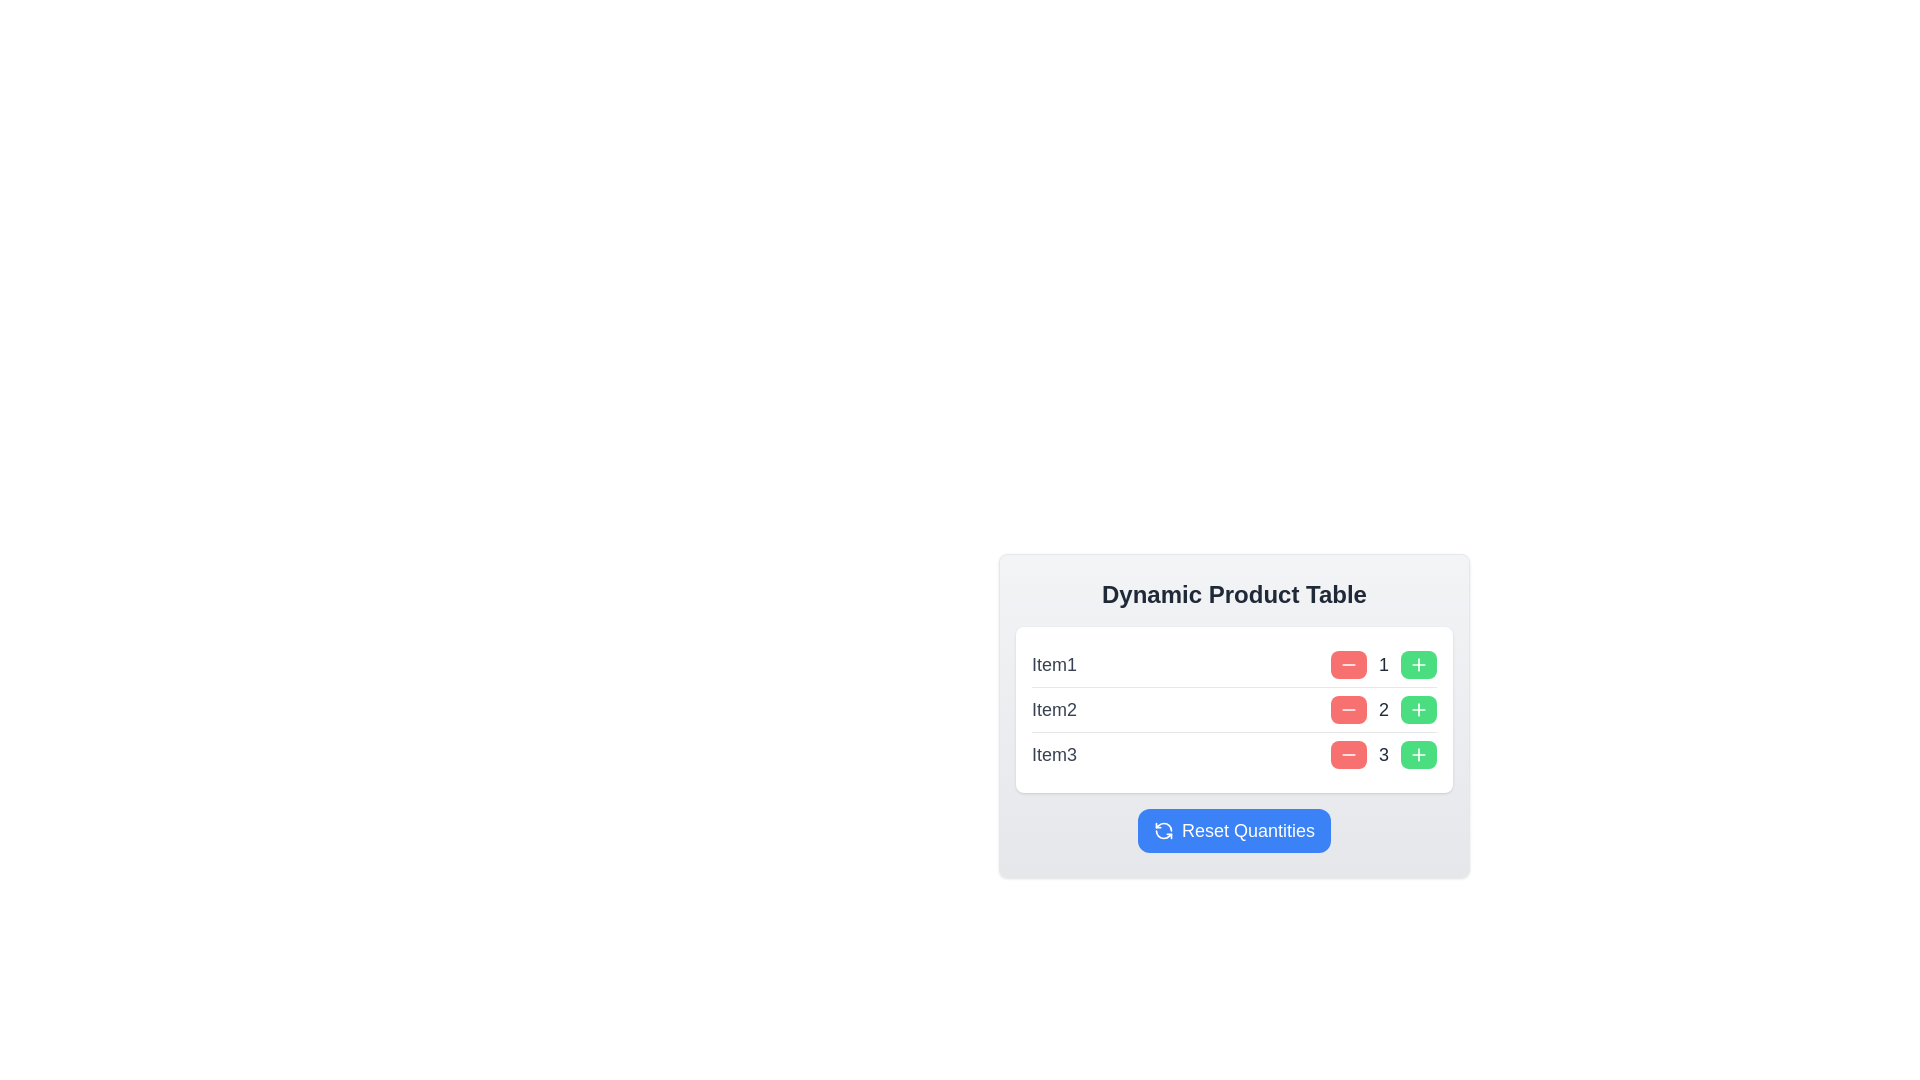 The image size is (1920, 1080). I want to click on the Decrement Button located in the third row of the Dynamic Product Table, positioned to the left of the numeric value '3' and to the right of the 'Item3' label, so click(1348, 755).